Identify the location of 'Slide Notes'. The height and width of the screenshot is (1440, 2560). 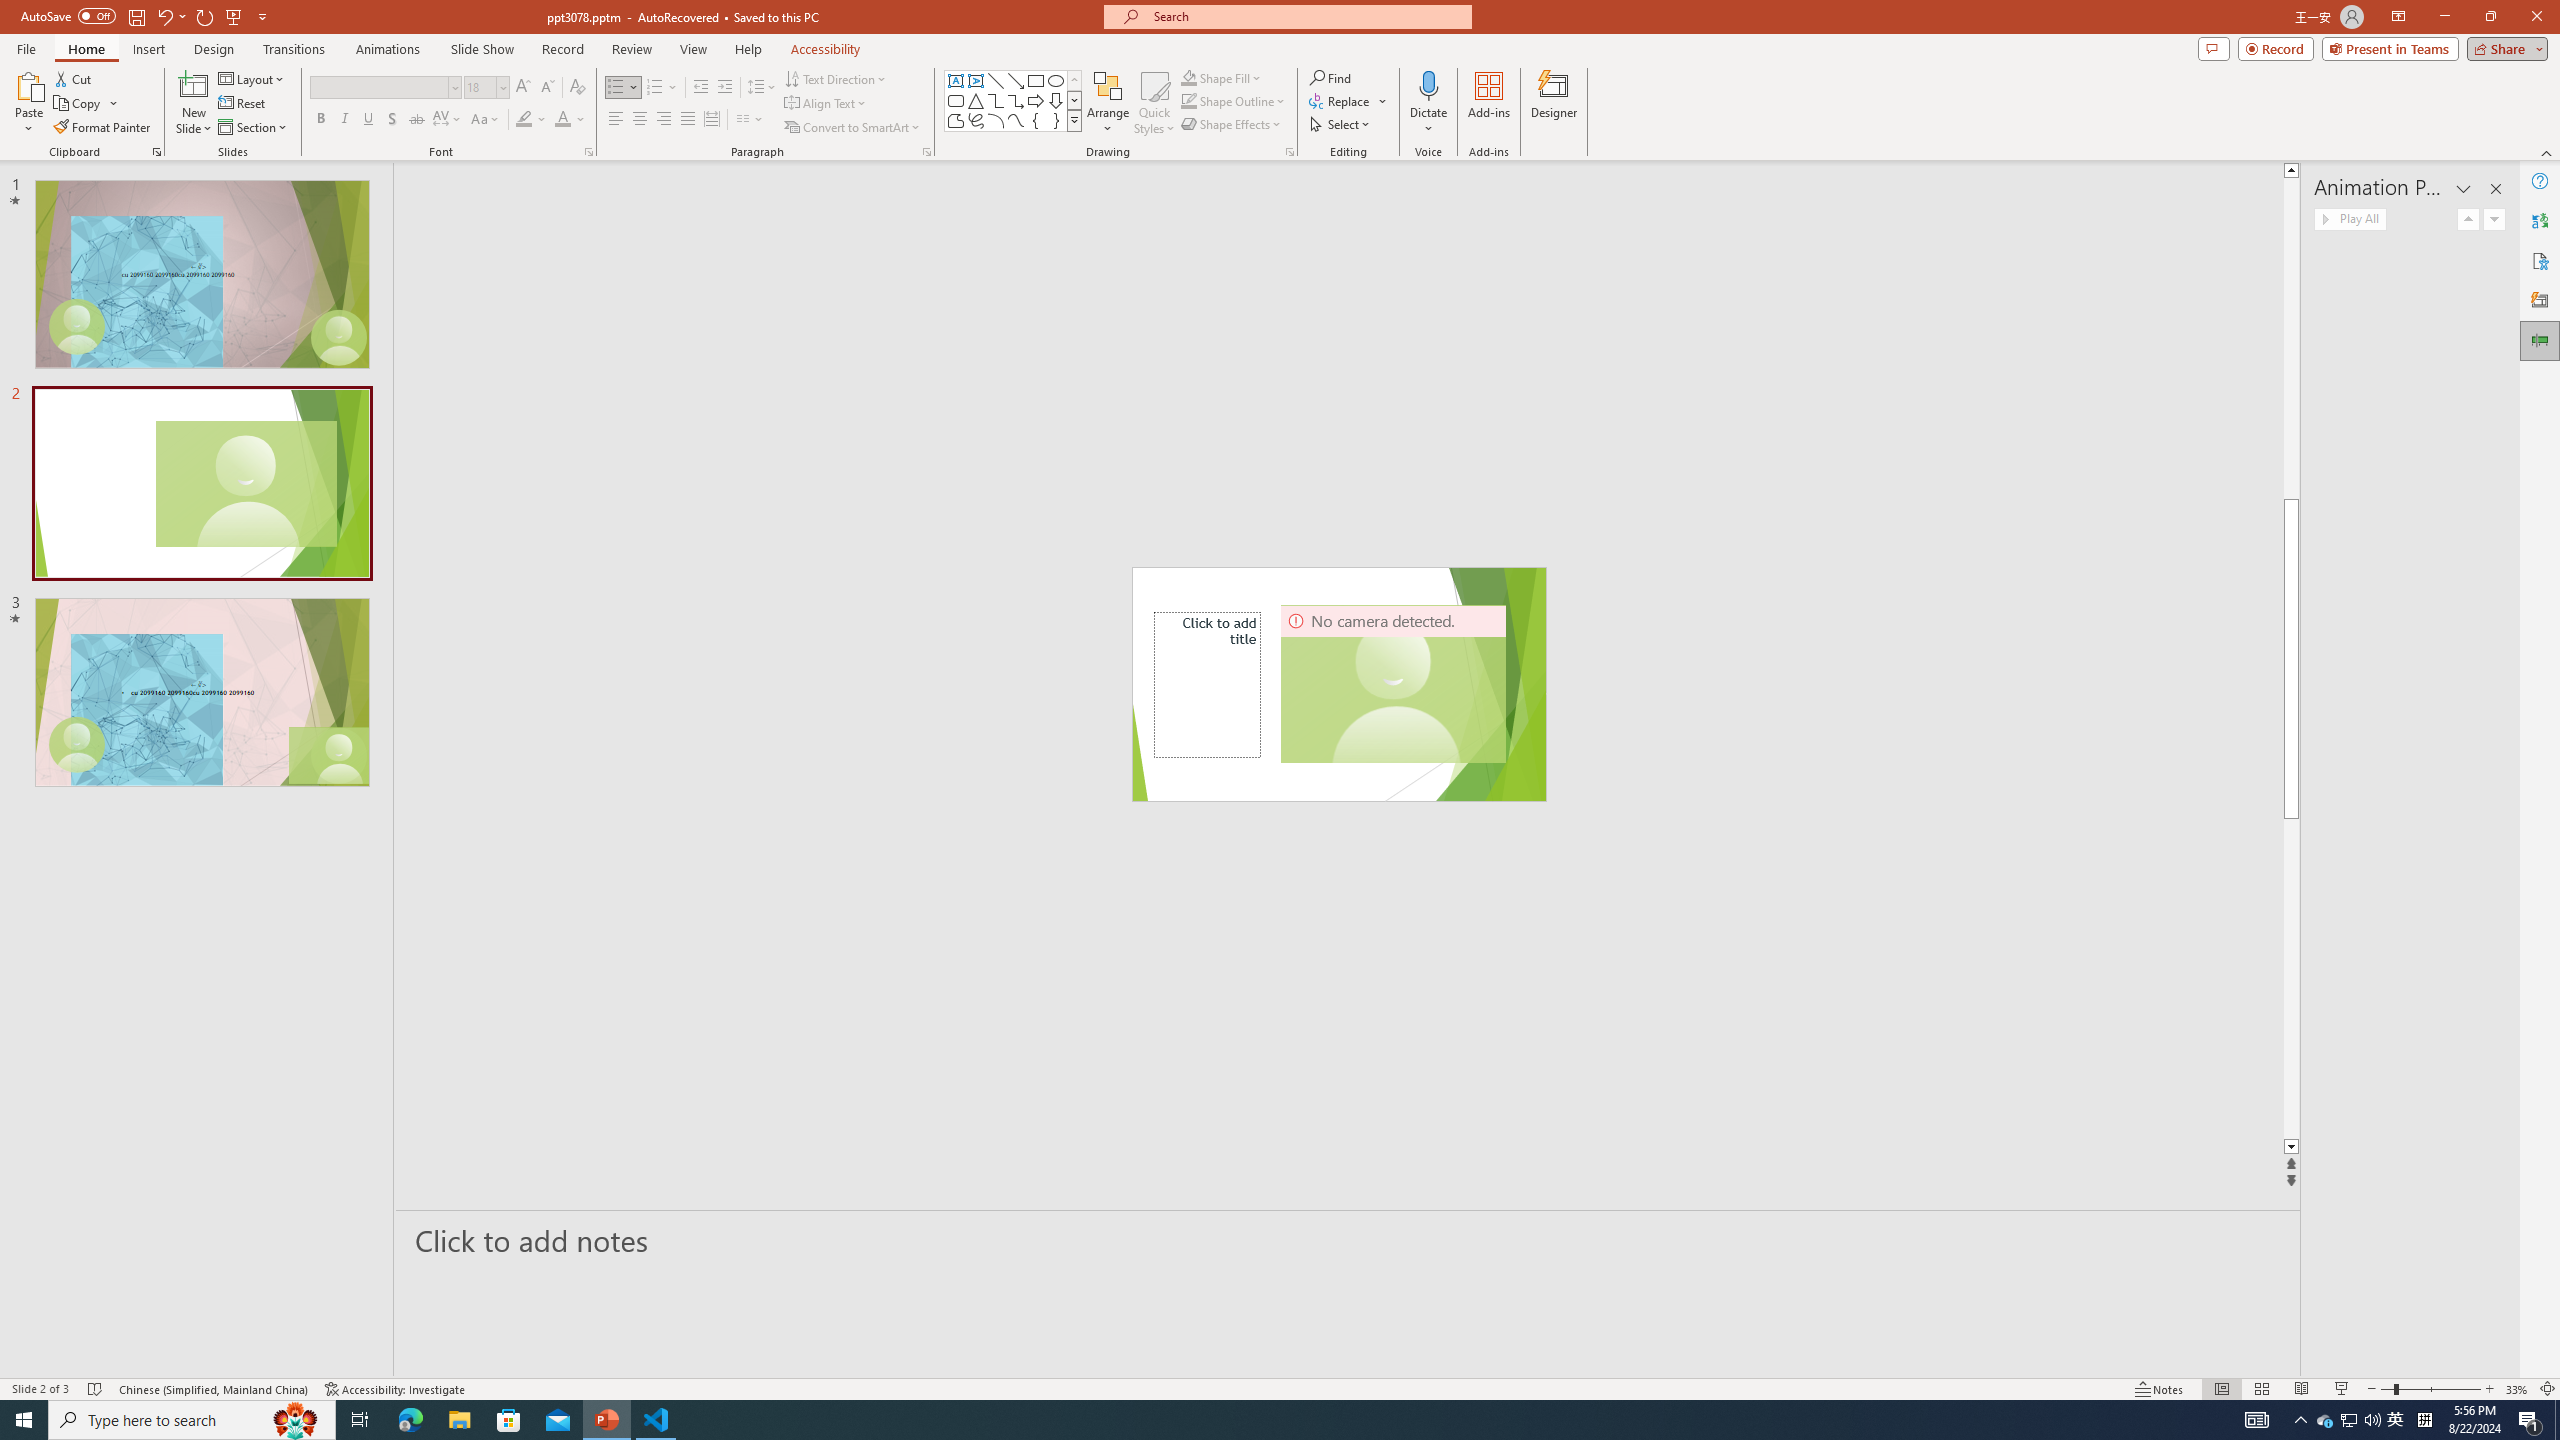
(1349, 1240).